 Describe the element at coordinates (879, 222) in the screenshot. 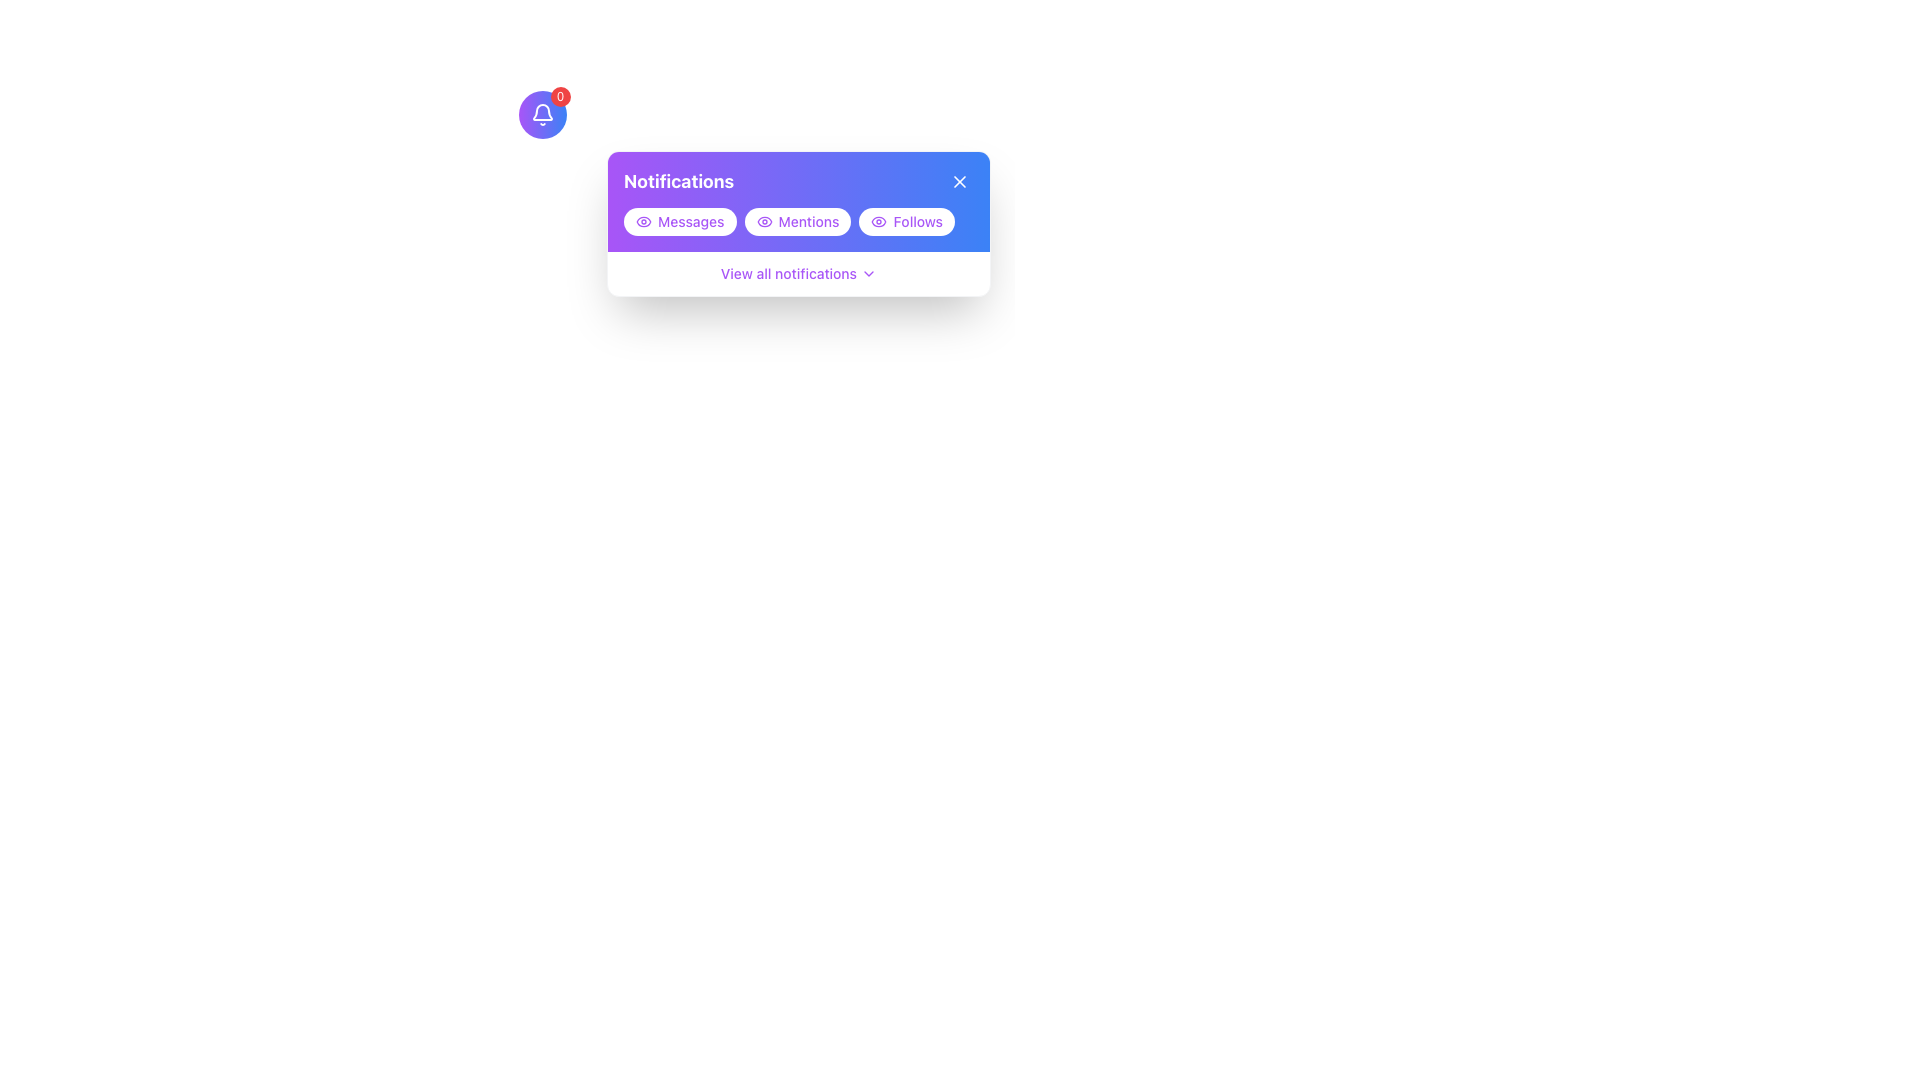

I see `the eye-shaped icon with a purple border, located to the left of the 'Follows' text label` at that location.